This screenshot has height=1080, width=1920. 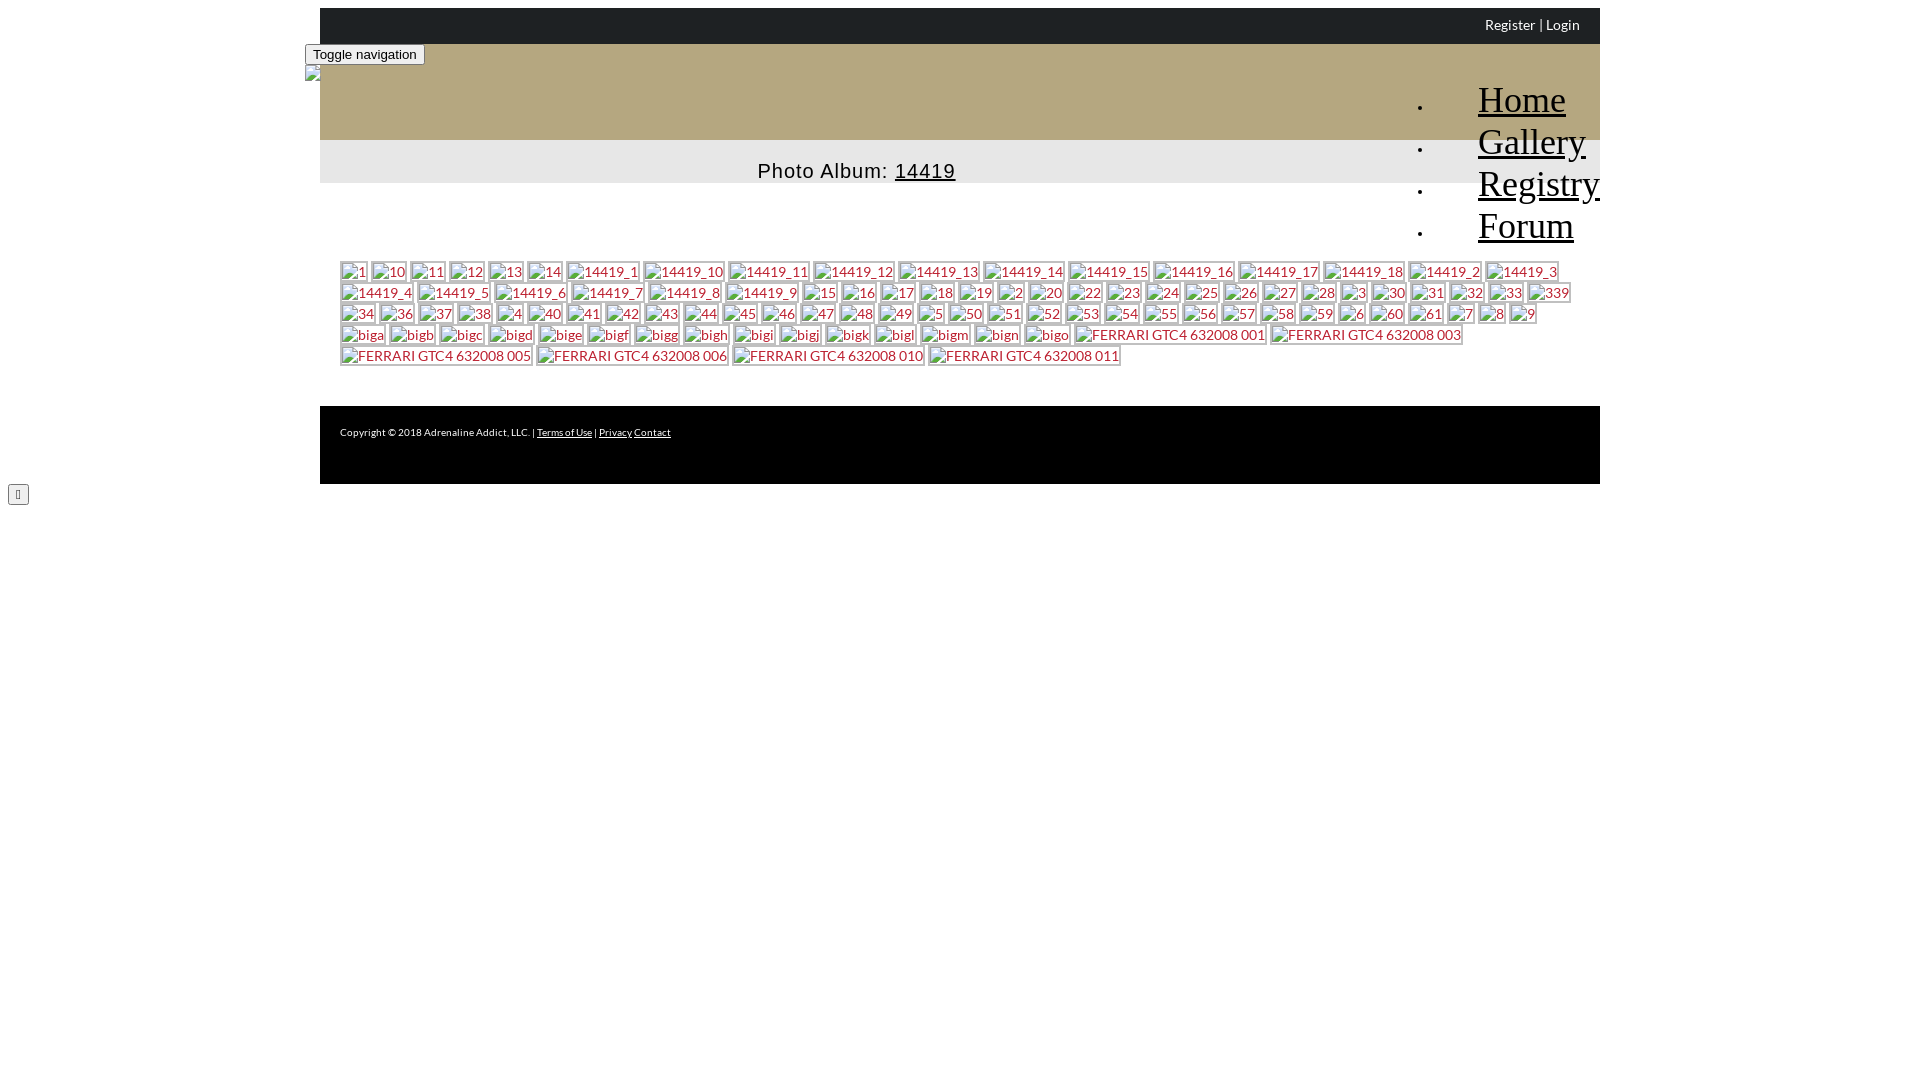 What do you see at coordinates (1107, 271) in the screenshot?
I see `'14419_15 (click to enlarge)'` at bounding box center [1107, 271].